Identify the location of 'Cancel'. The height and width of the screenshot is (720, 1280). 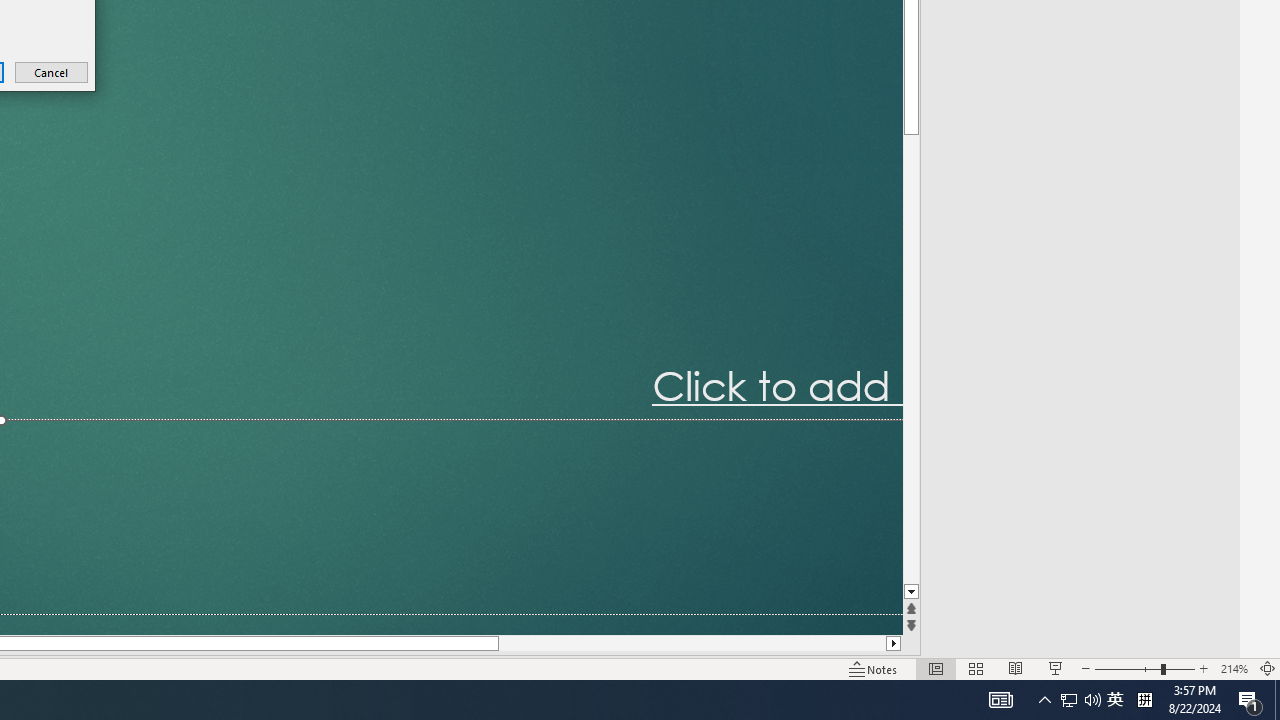
(51, 71).